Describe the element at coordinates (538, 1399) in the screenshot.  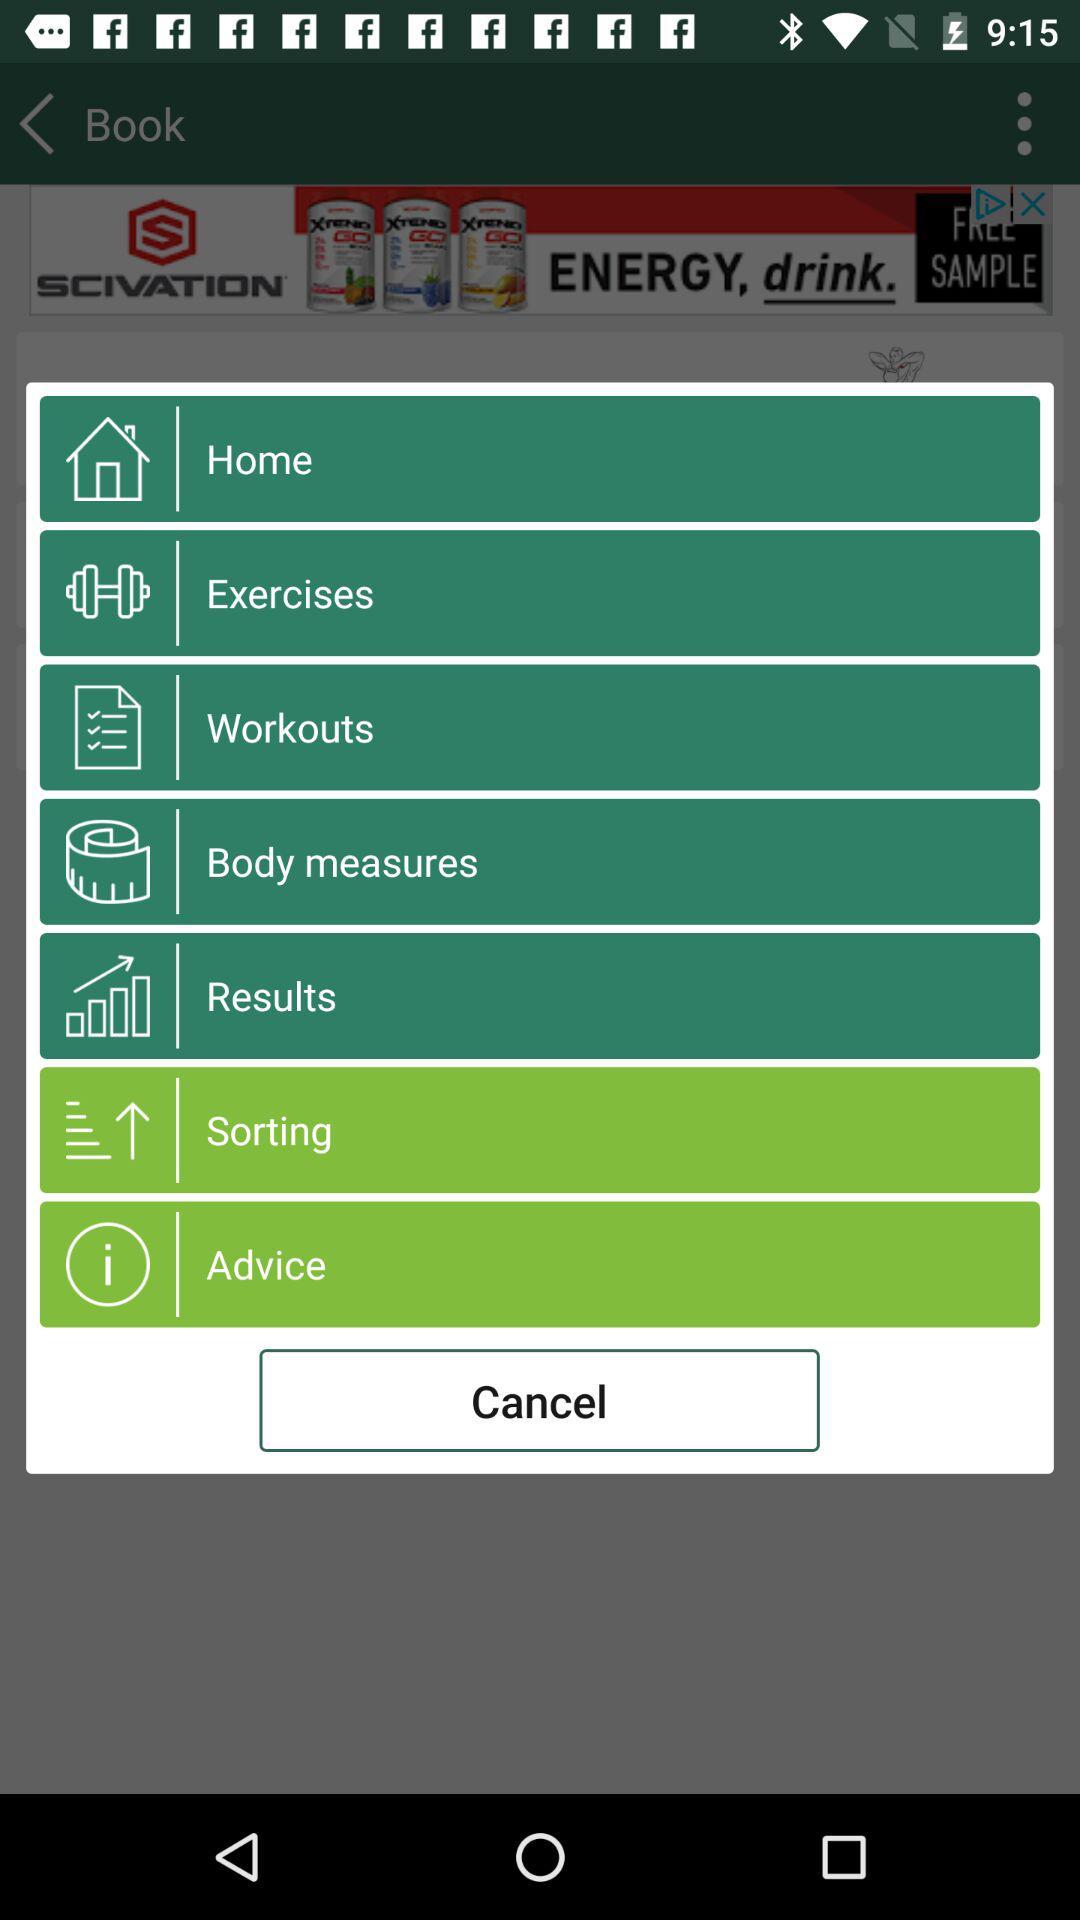
I see `the icon below the advice app` at that location.